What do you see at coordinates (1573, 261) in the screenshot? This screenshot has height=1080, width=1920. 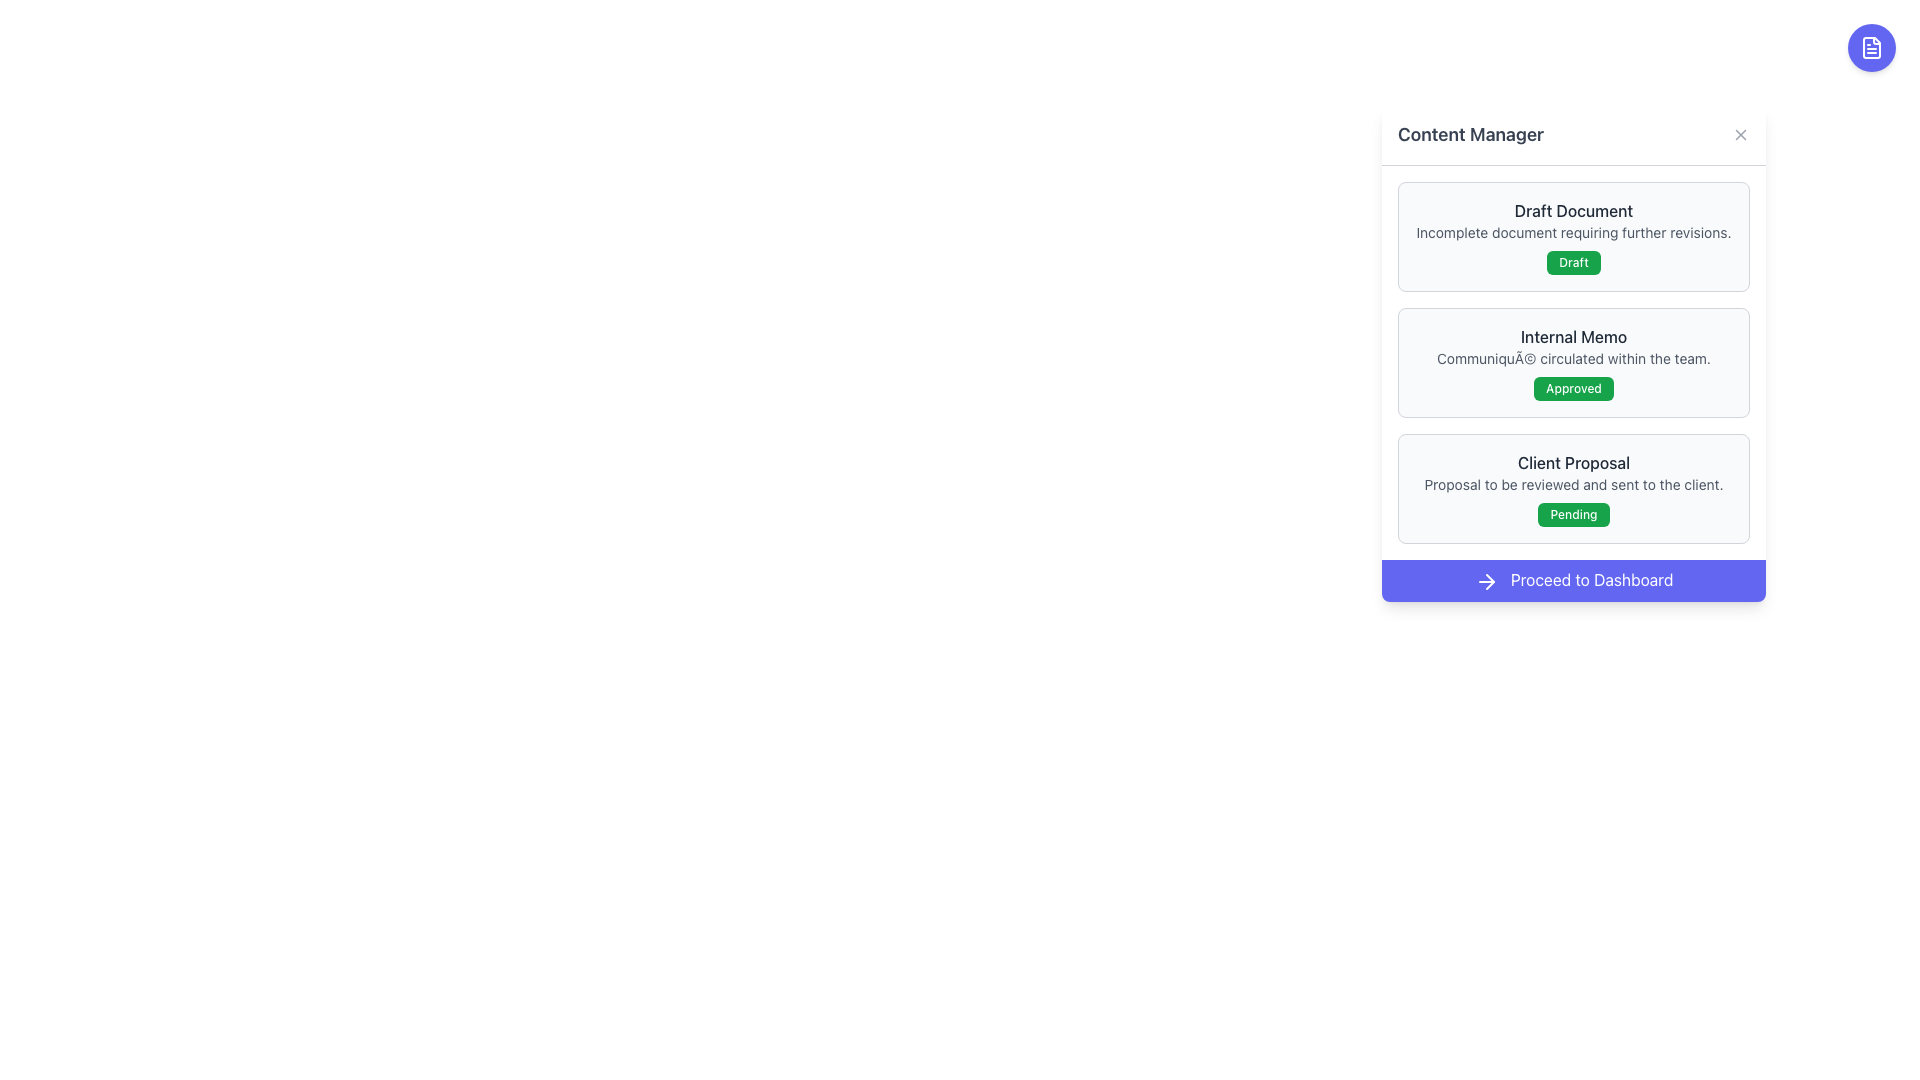 I see `text content of the Status Label button, which is a green pill-shaped button displaying 'Draft' within the 'Draft Document' section of the 'Content Manager'` at bounding box center [1573, 261].